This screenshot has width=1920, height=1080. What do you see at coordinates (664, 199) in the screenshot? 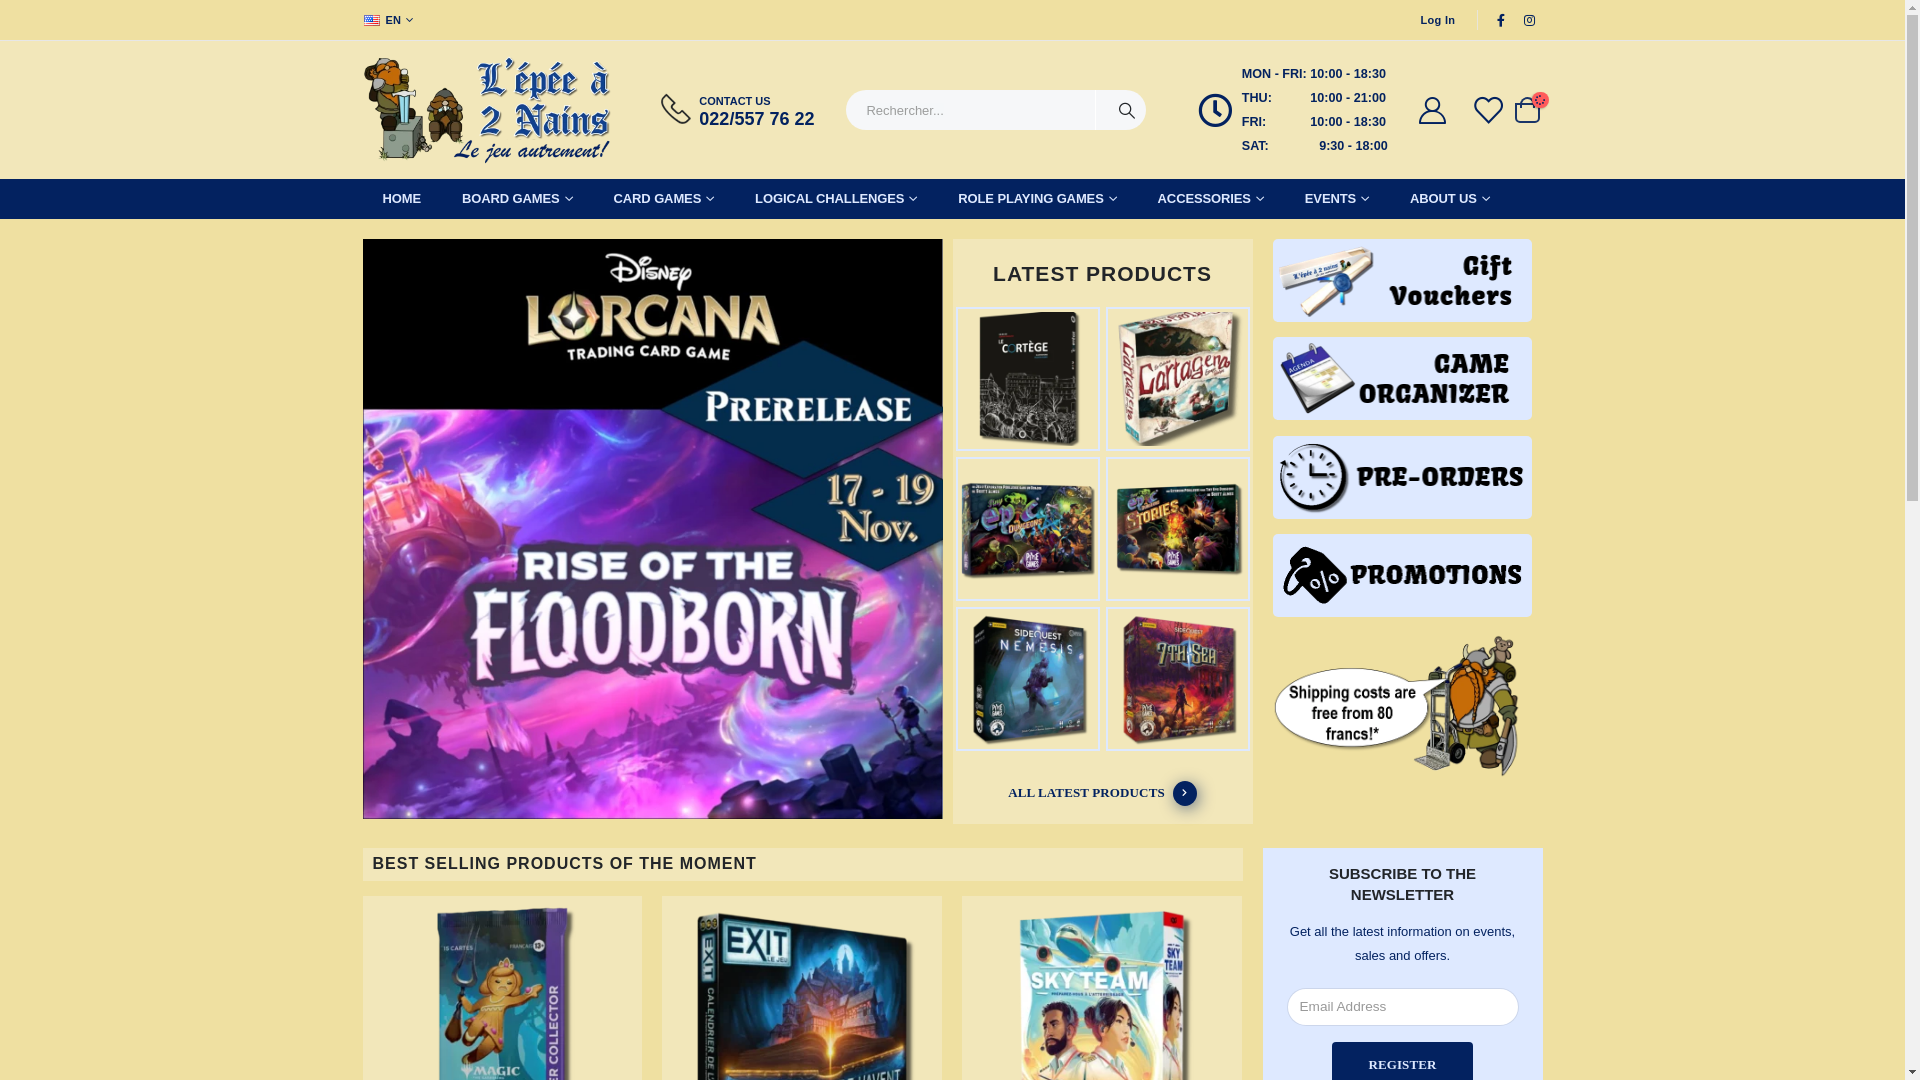
I see `'CARD GAMES'` at bounding box center [664, 199].